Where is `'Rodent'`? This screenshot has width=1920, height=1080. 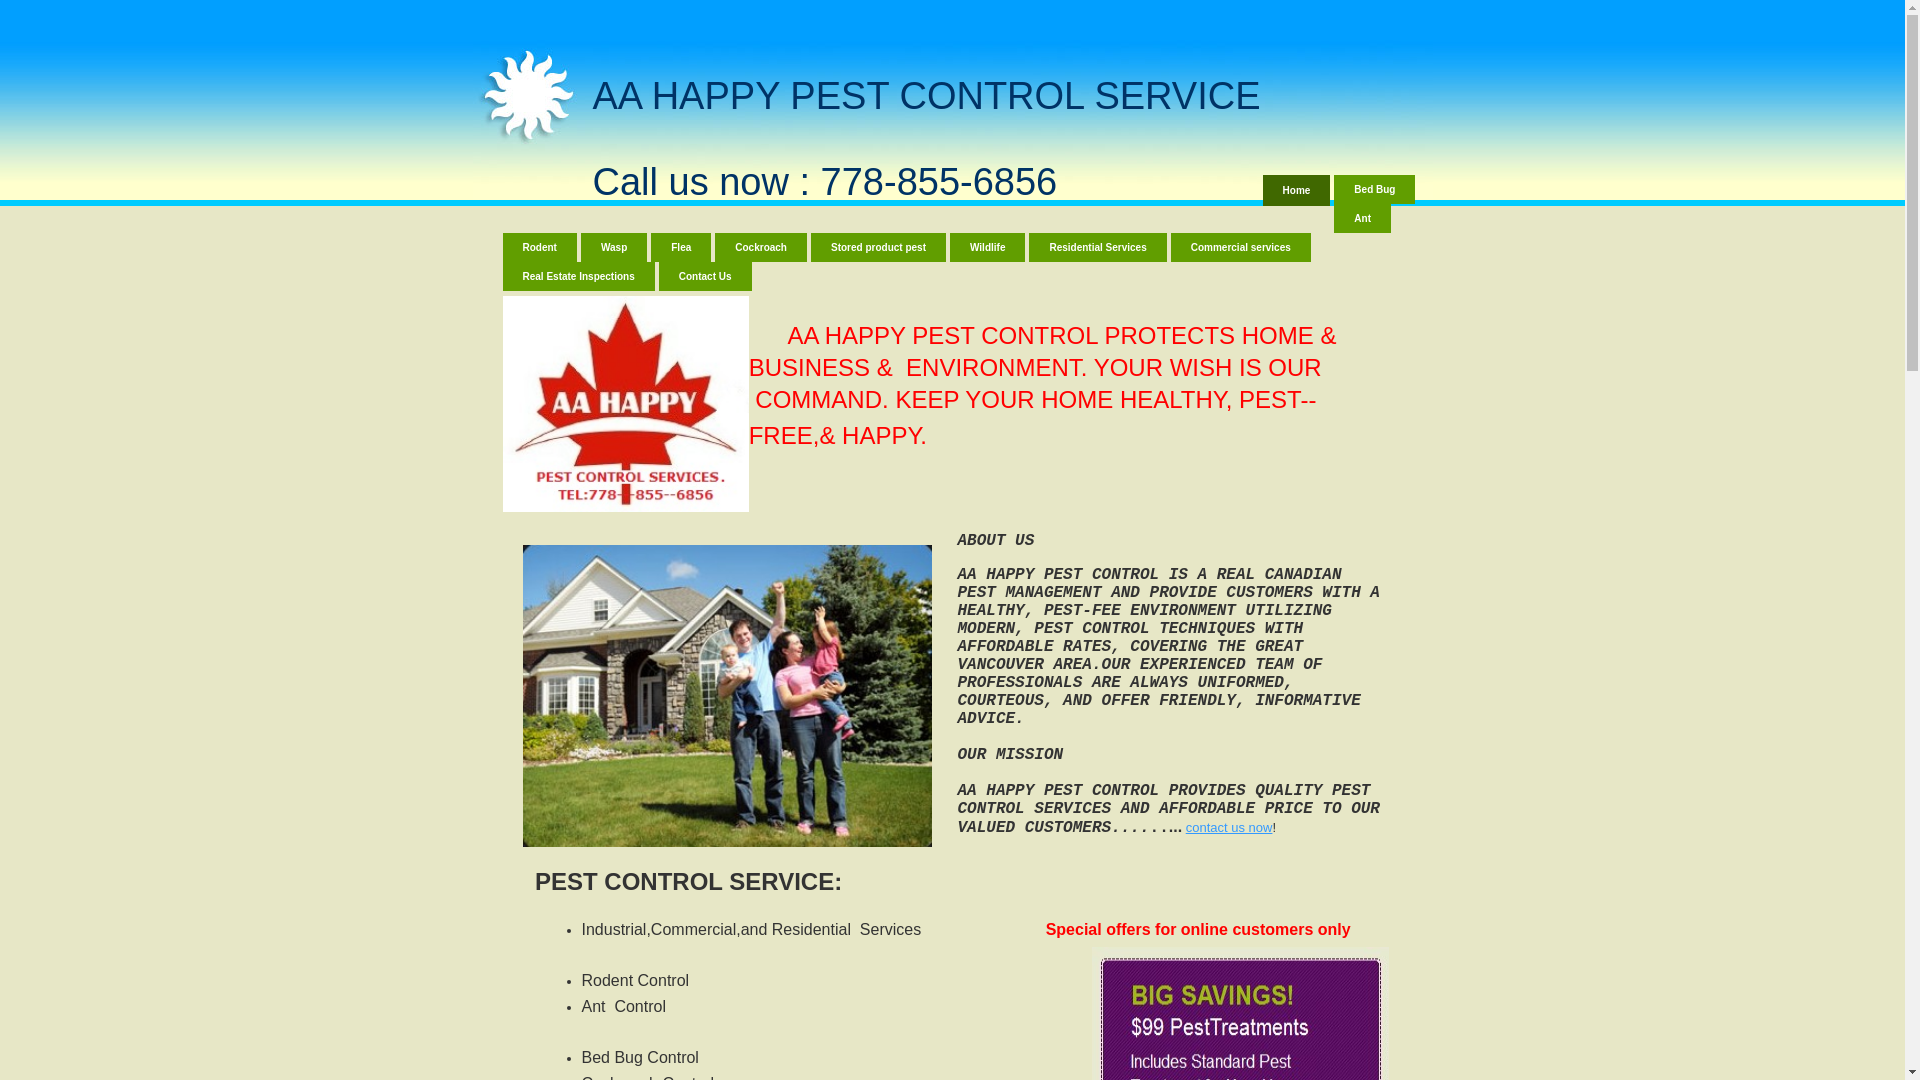
'Rodent' is located at coordinates (502, 246).